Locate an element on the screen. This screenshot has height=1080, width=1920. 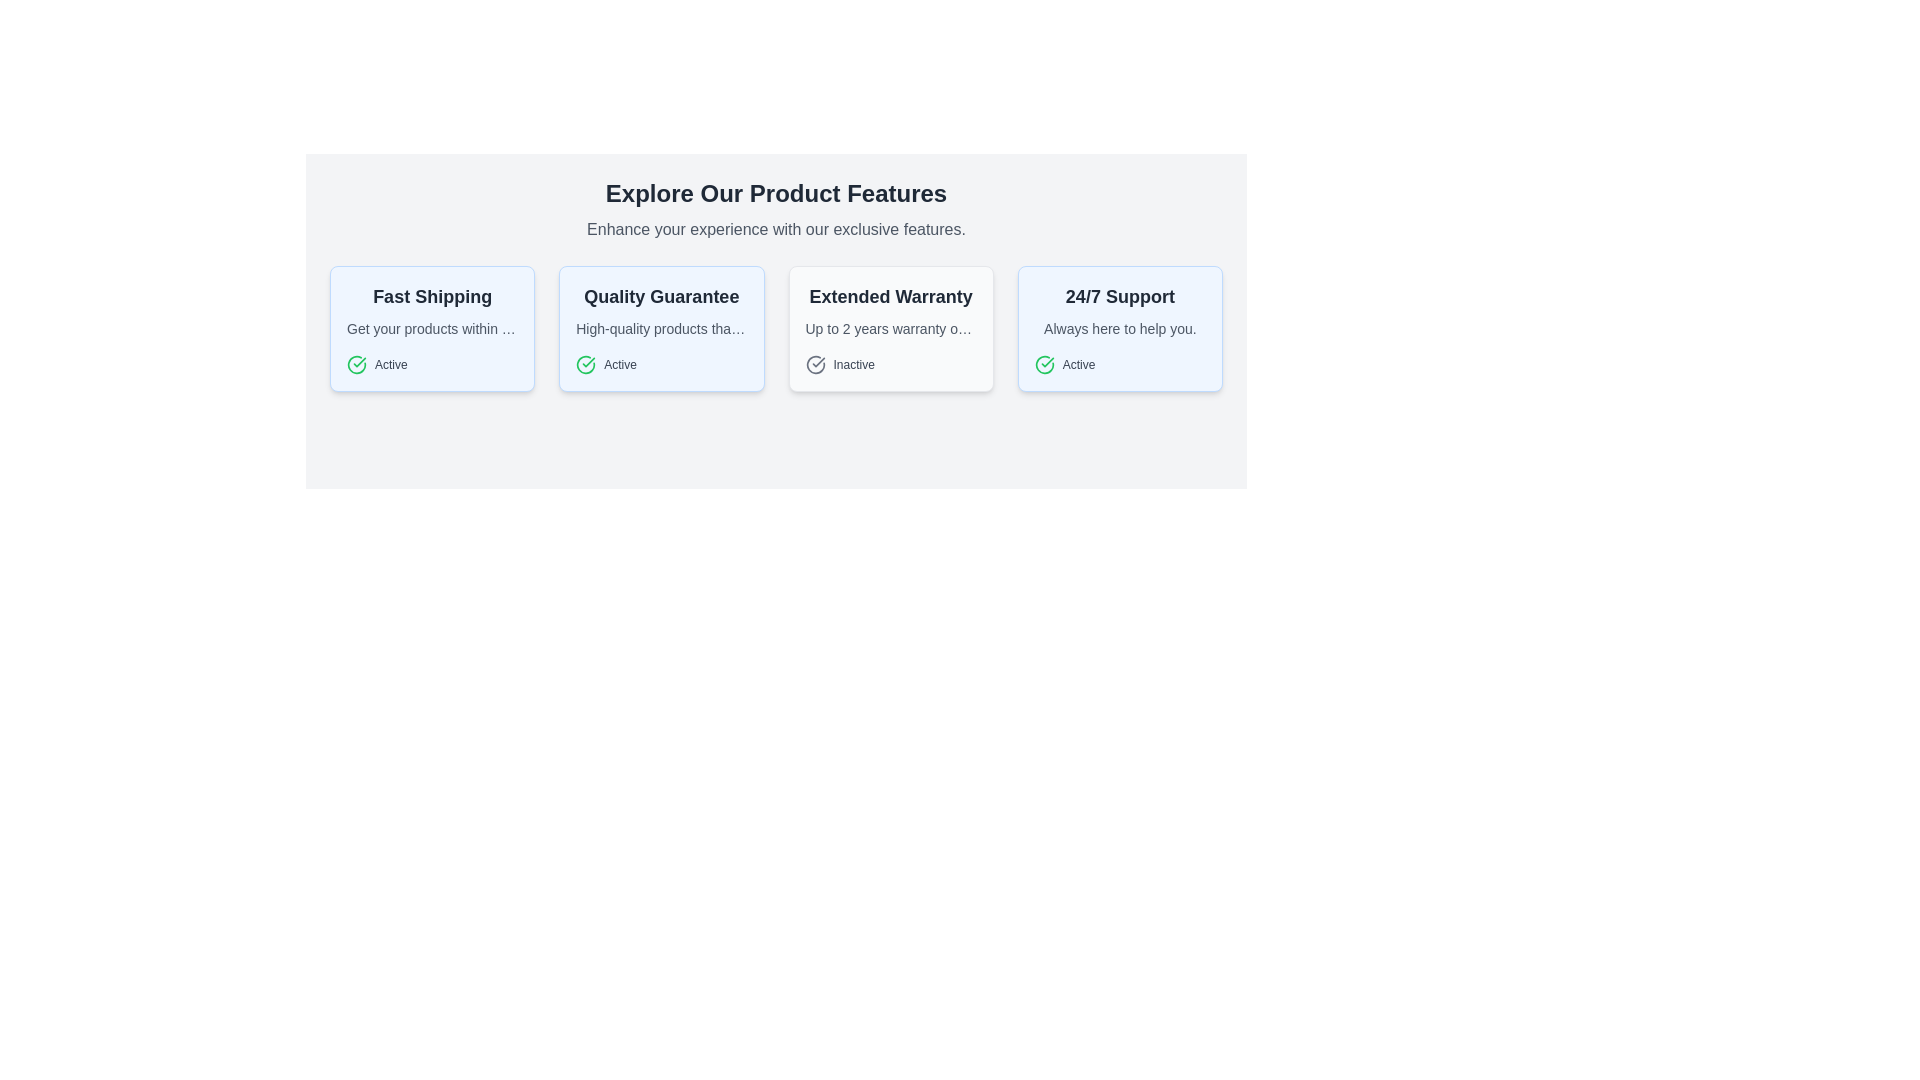
the 'Active' status icon of the 'Fast Shipping' feature is located at coordinates (356, 365).